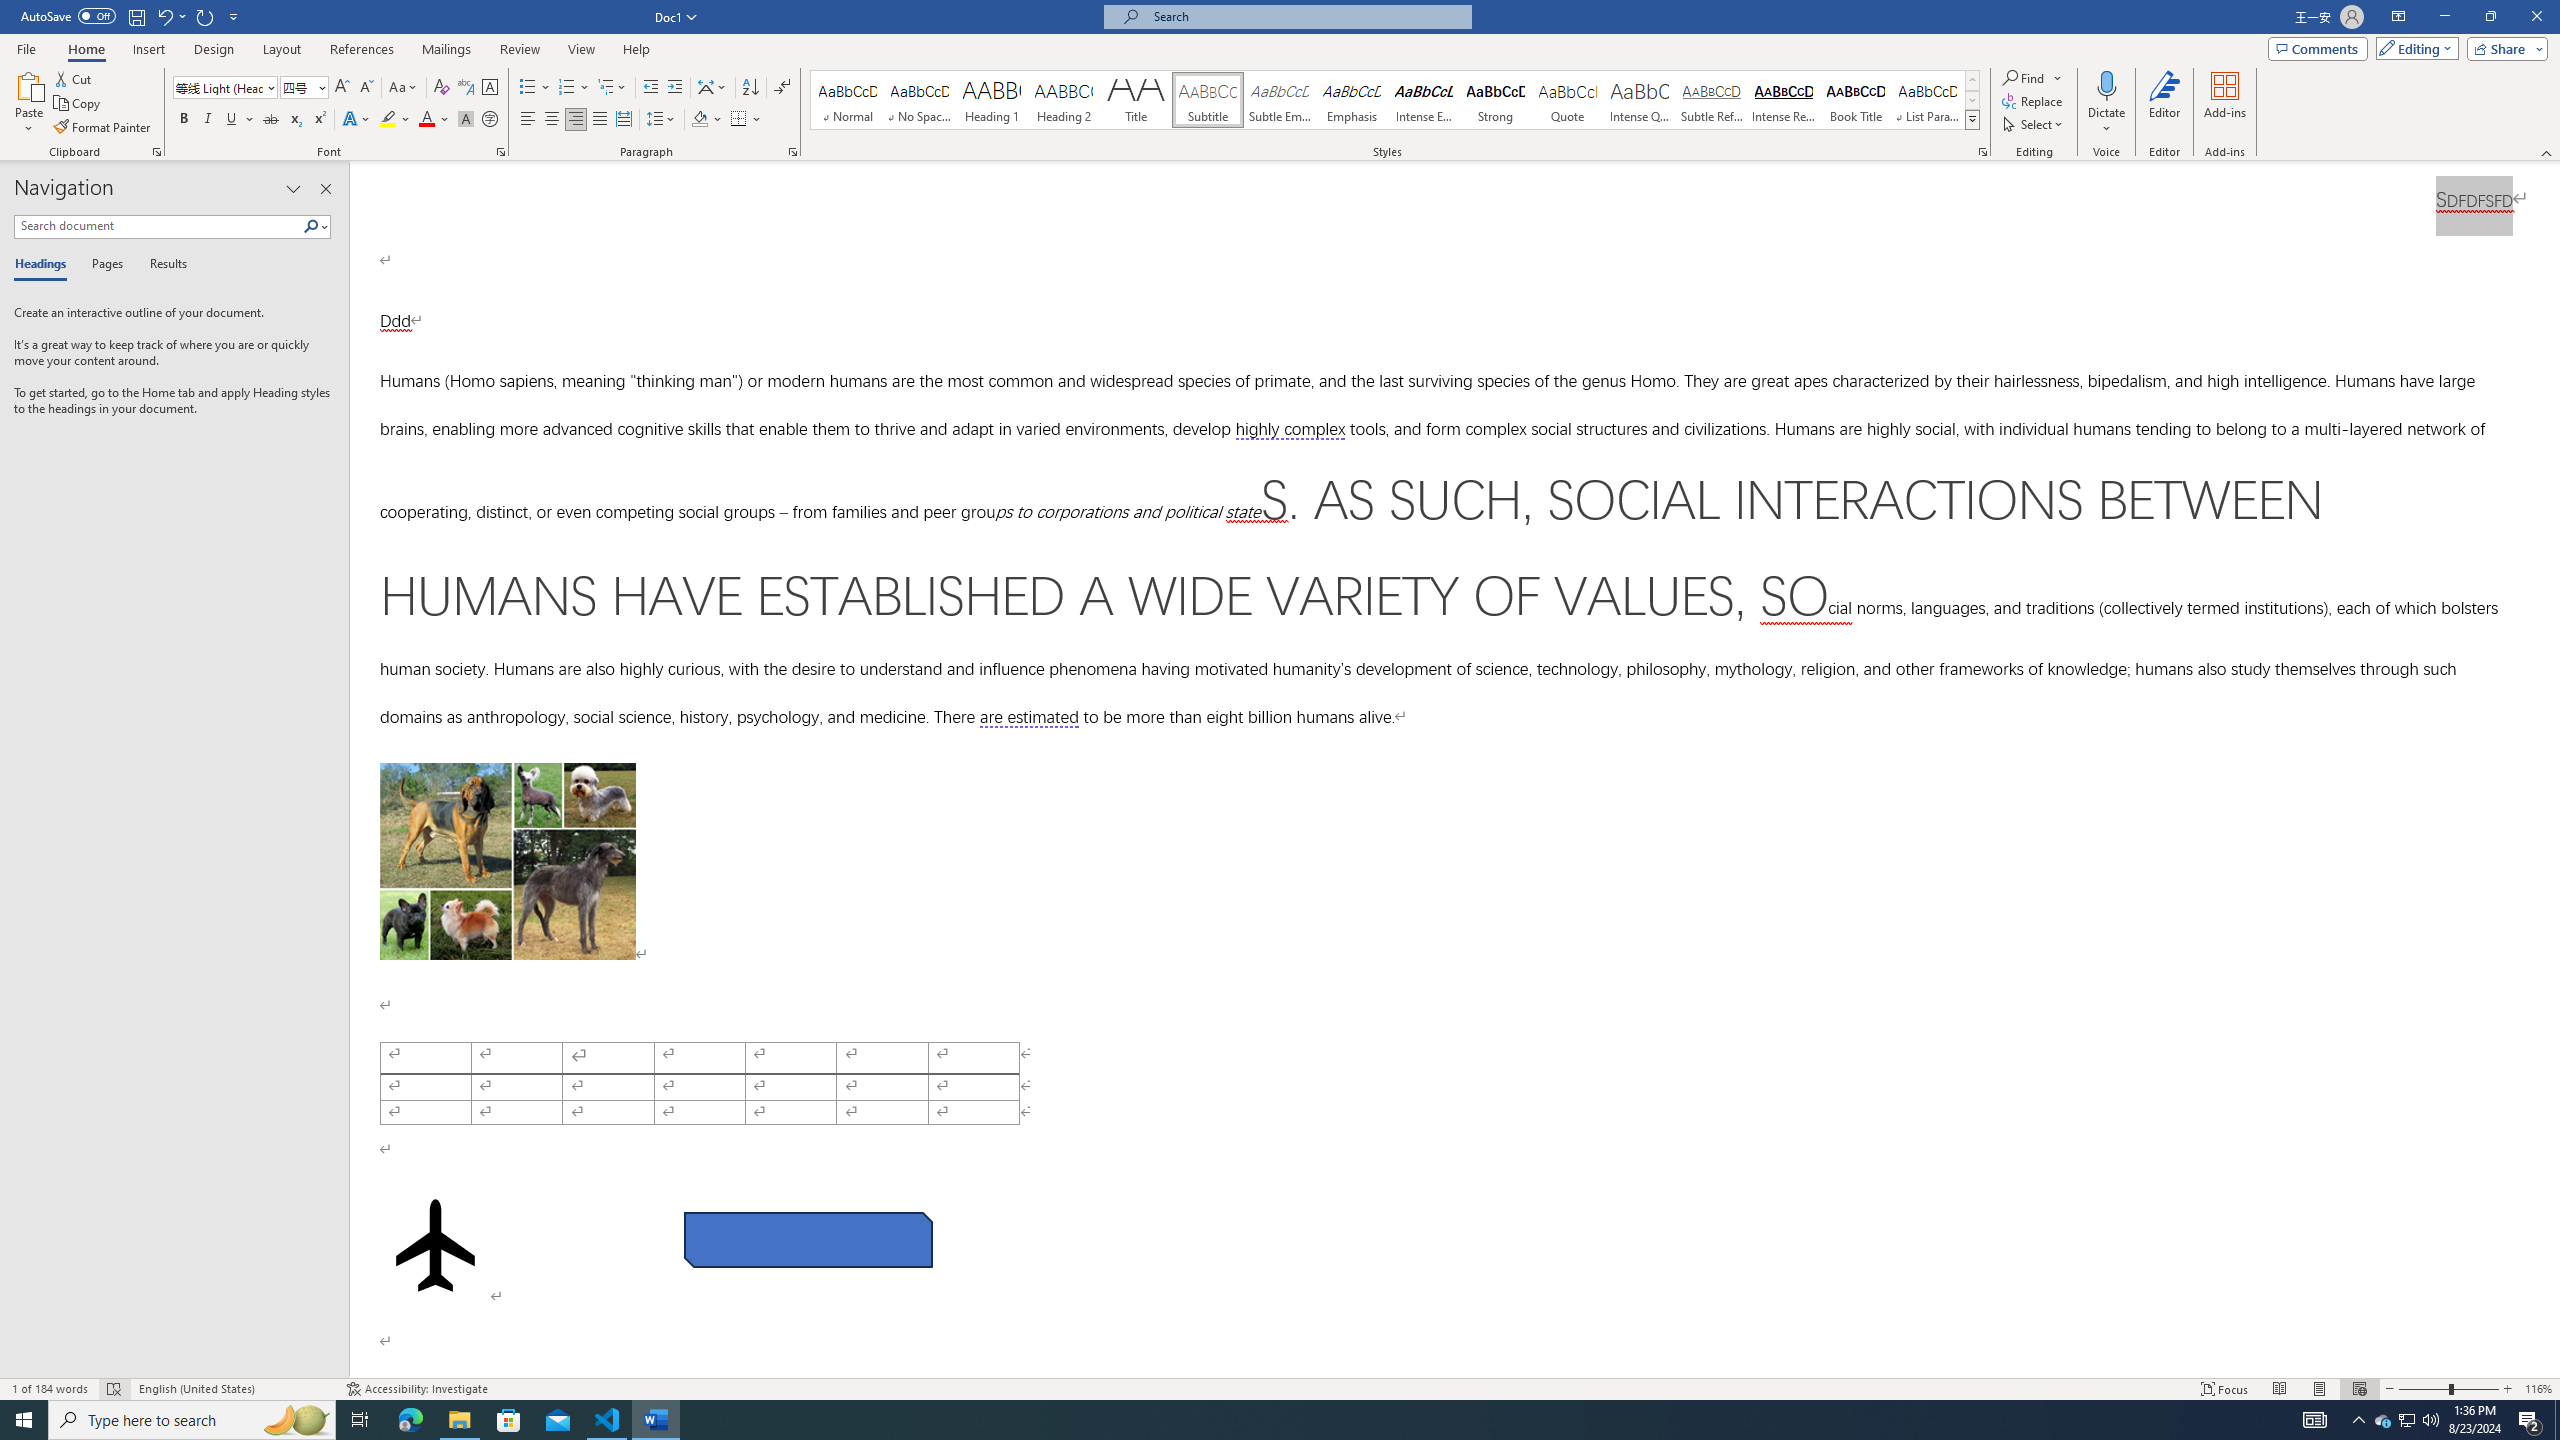 This screenshot has height=1440, width=2560. What do you see at coordinates (183, 118) in the screenshot?
I see `'Bold'` at bounding box center [183, 118].